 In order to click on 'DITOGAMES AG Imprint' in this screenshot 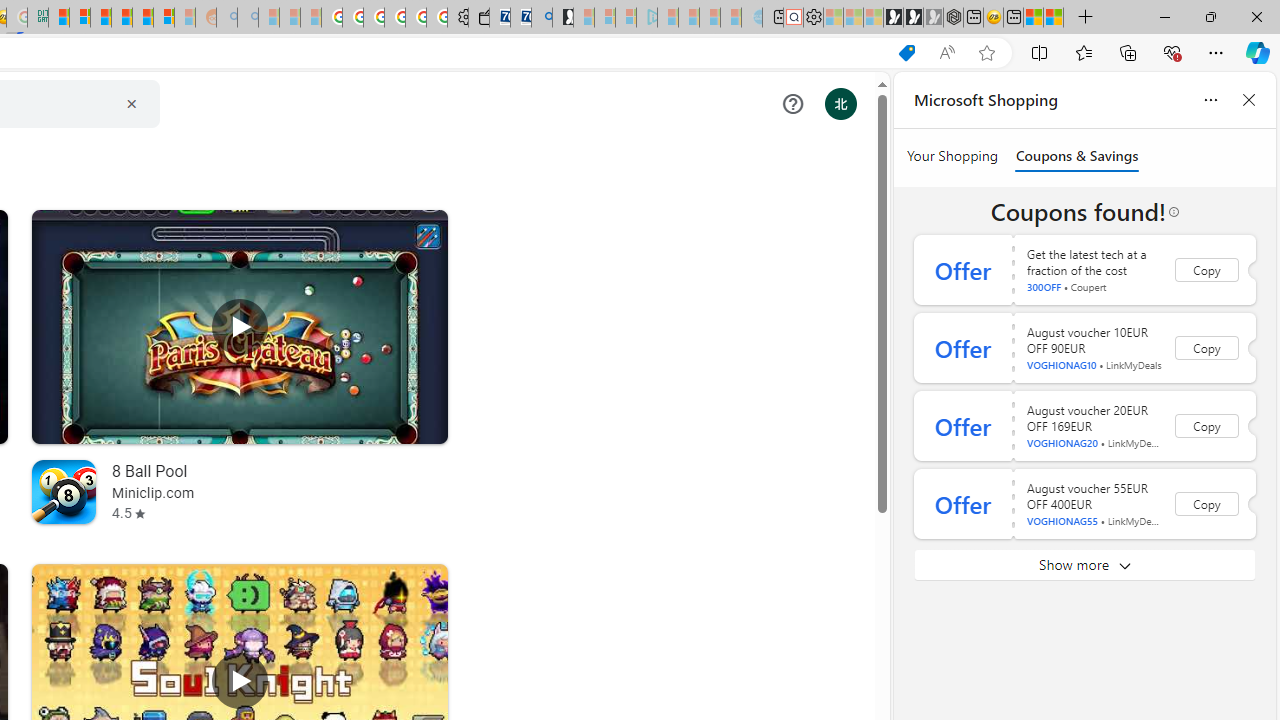, I will do `click(38, 17)`.